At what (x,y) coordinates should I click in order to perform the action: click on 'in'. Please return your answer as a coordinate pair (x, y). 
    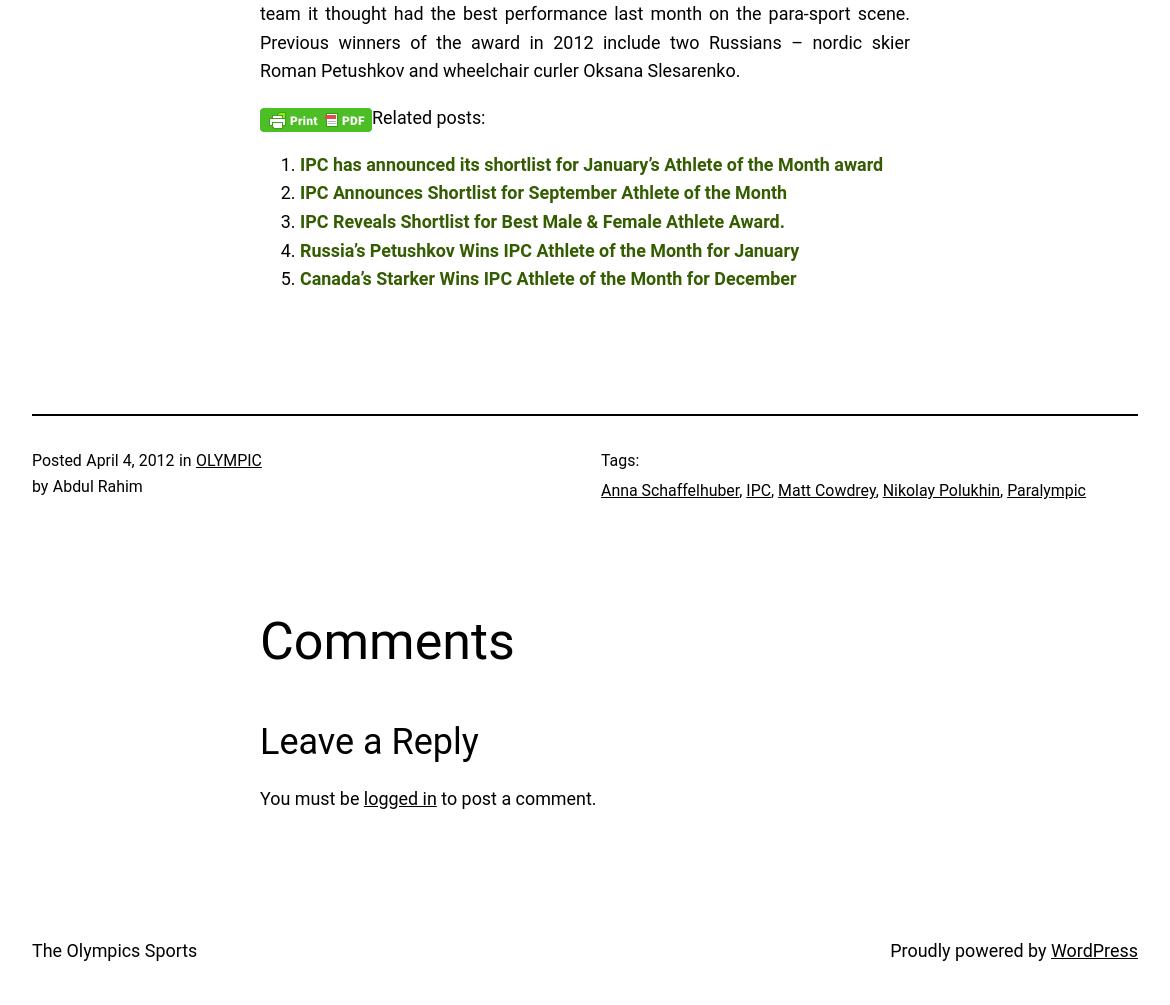
    Looking at the image, I should click on (183, 460).